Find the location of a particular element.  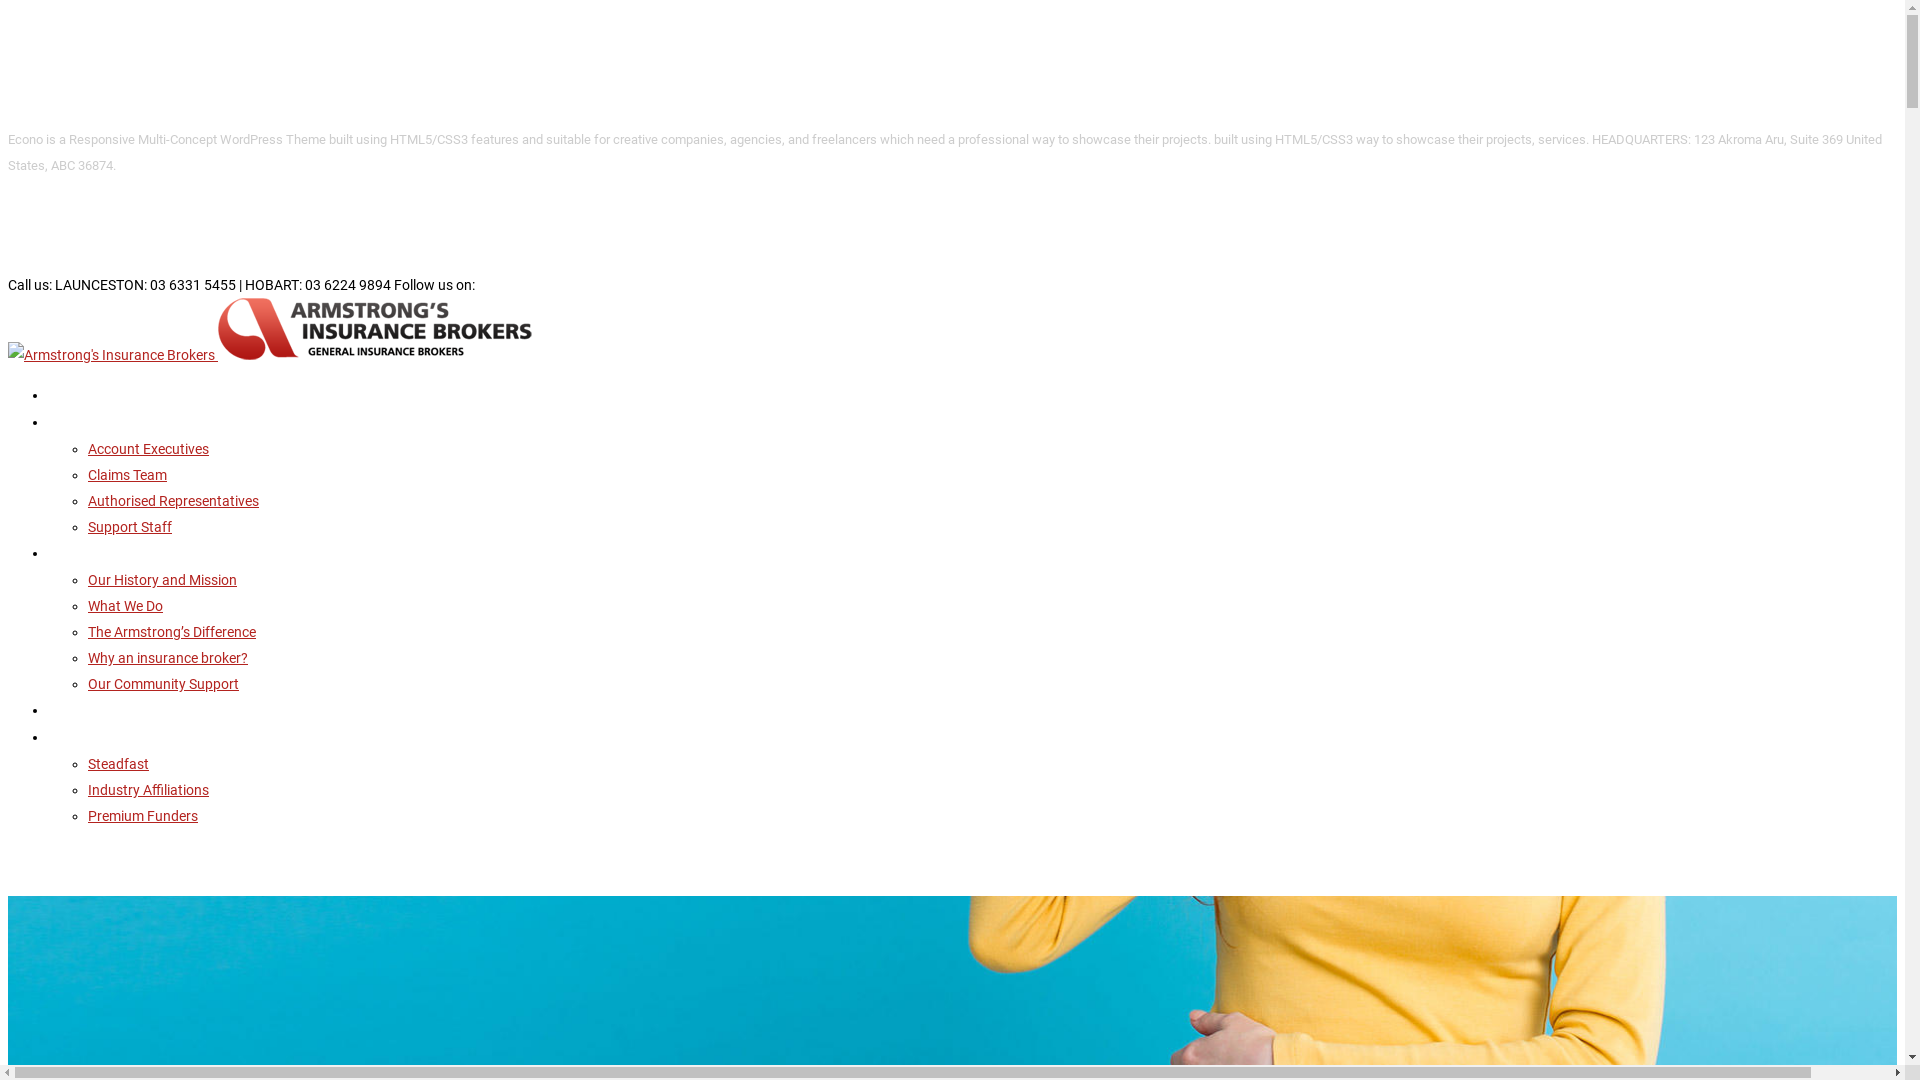

'Account Executives' is located at coordinates (147, 447).